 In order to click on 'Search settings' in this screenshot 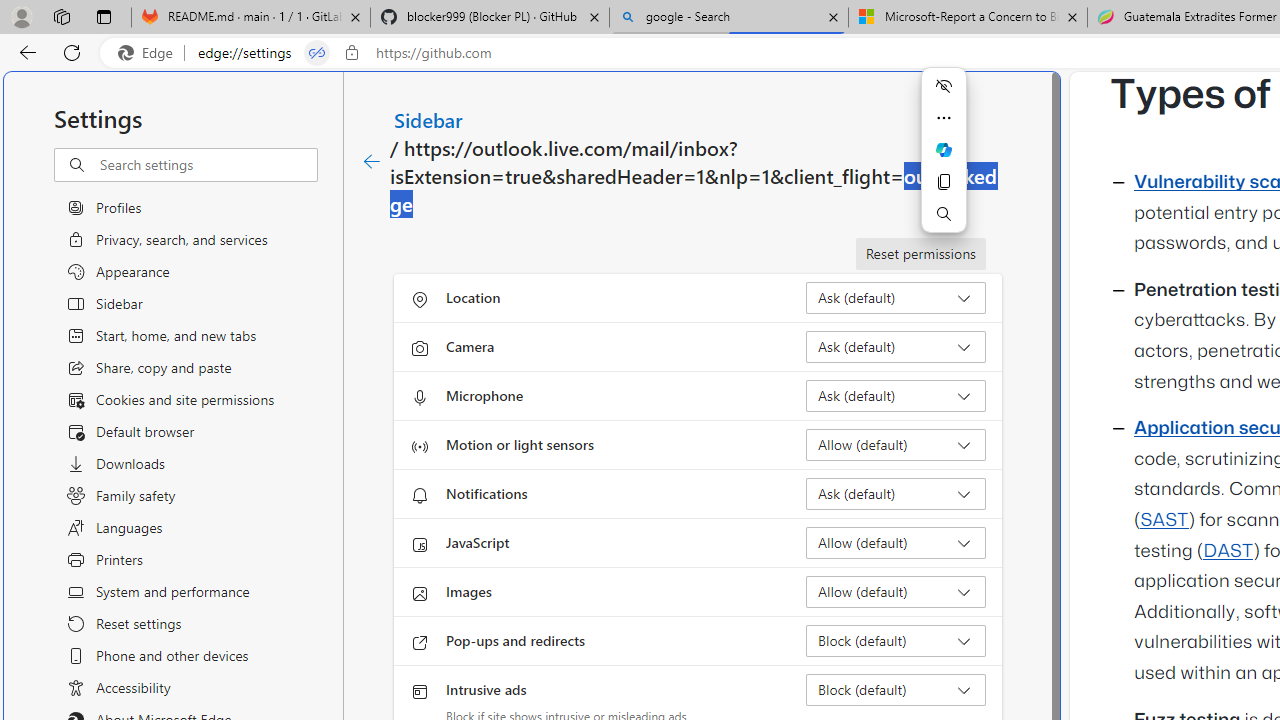, I will do `click(208, 164)`.